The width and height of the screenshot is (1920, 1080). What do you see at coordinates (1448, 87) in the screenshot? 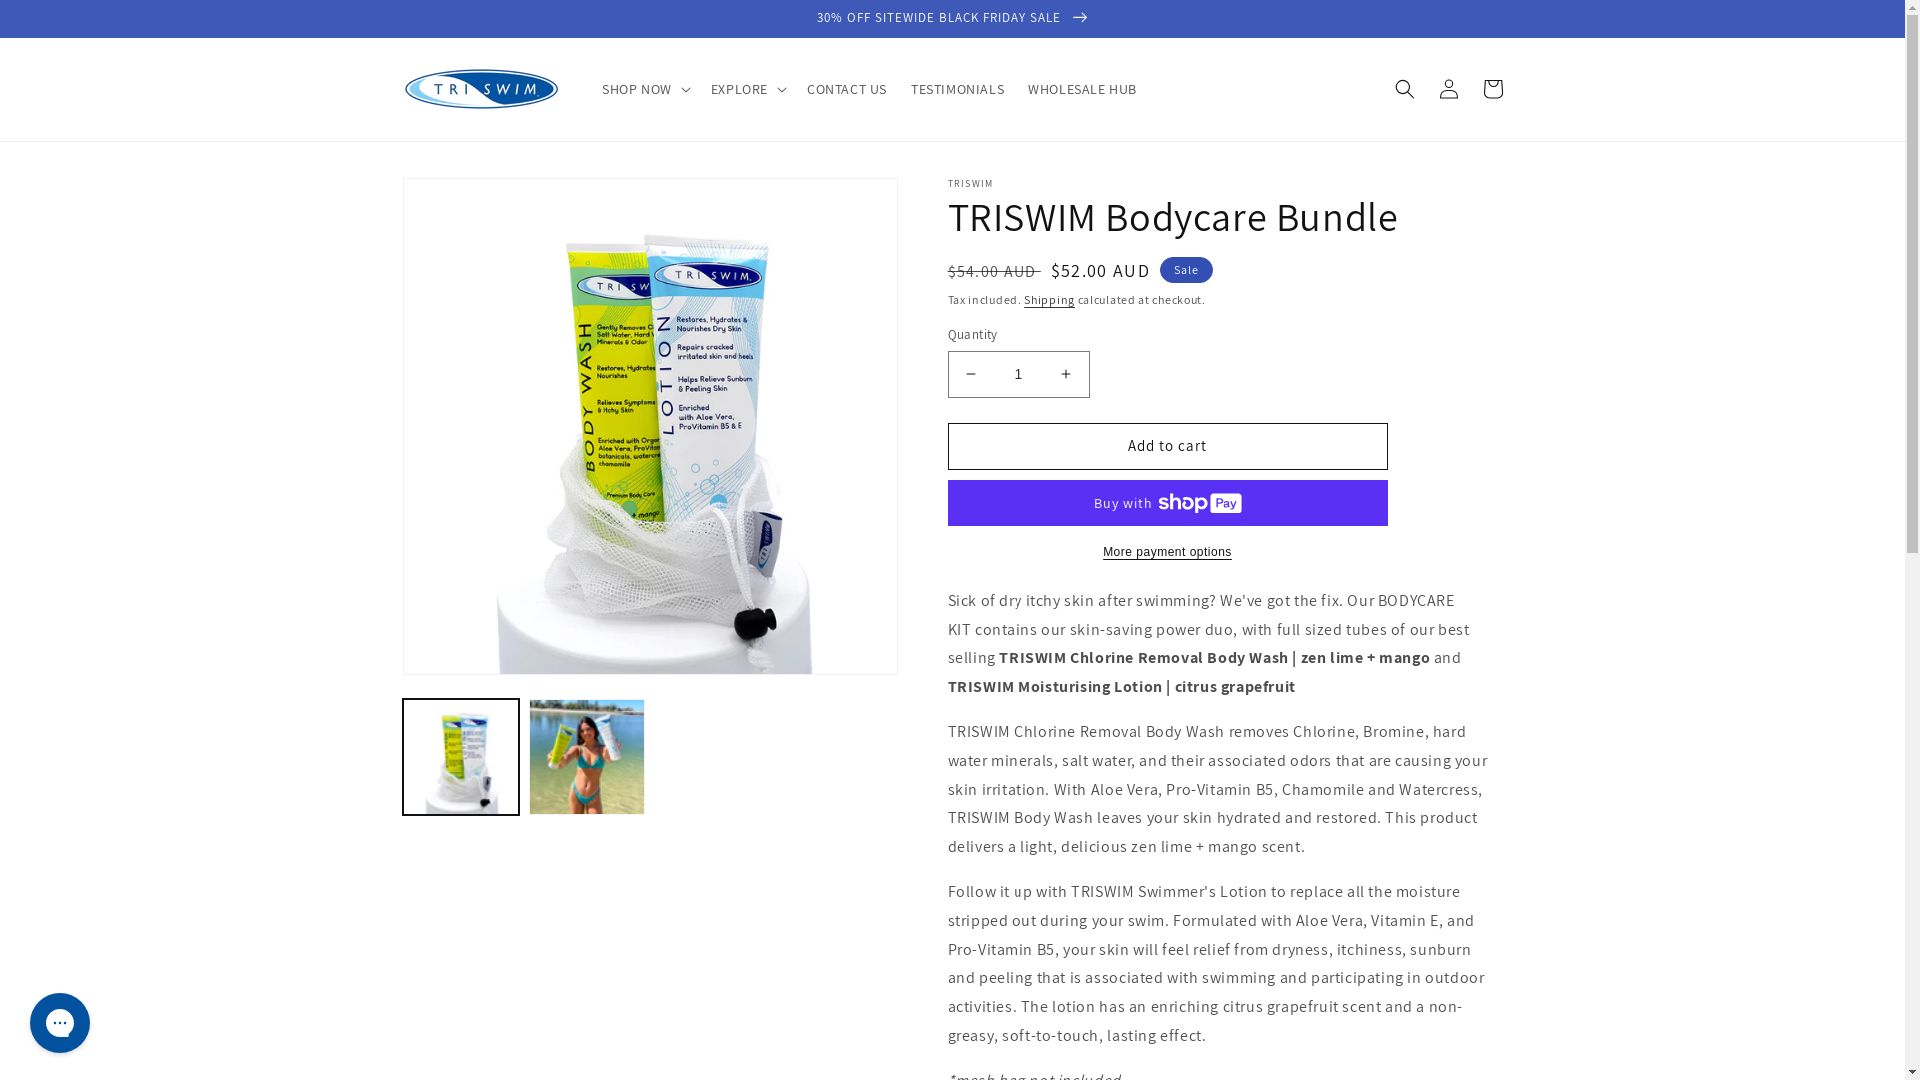
I see `'Log in'` at bounding box center [1448, 87].